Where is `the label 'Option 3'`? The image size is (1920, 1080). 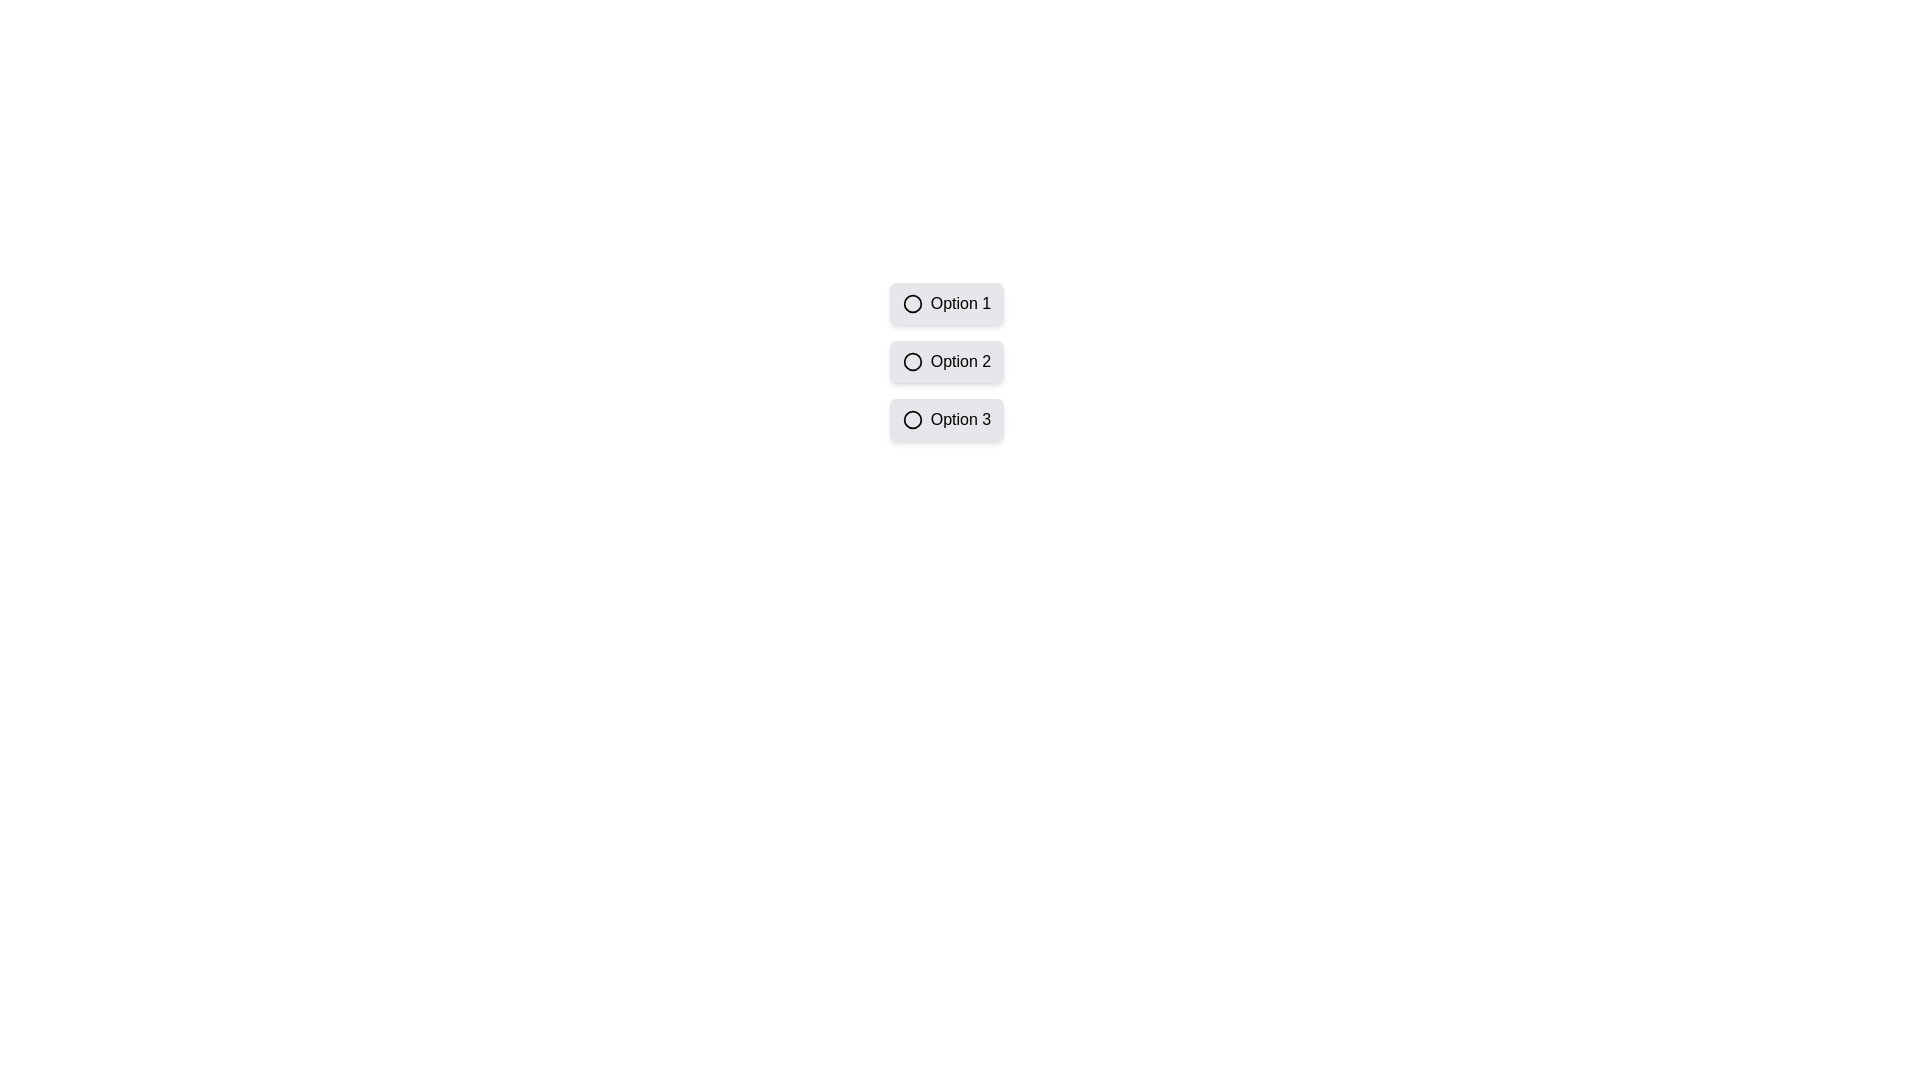
the label 'Option 3' is located at coordinates (960, 419).